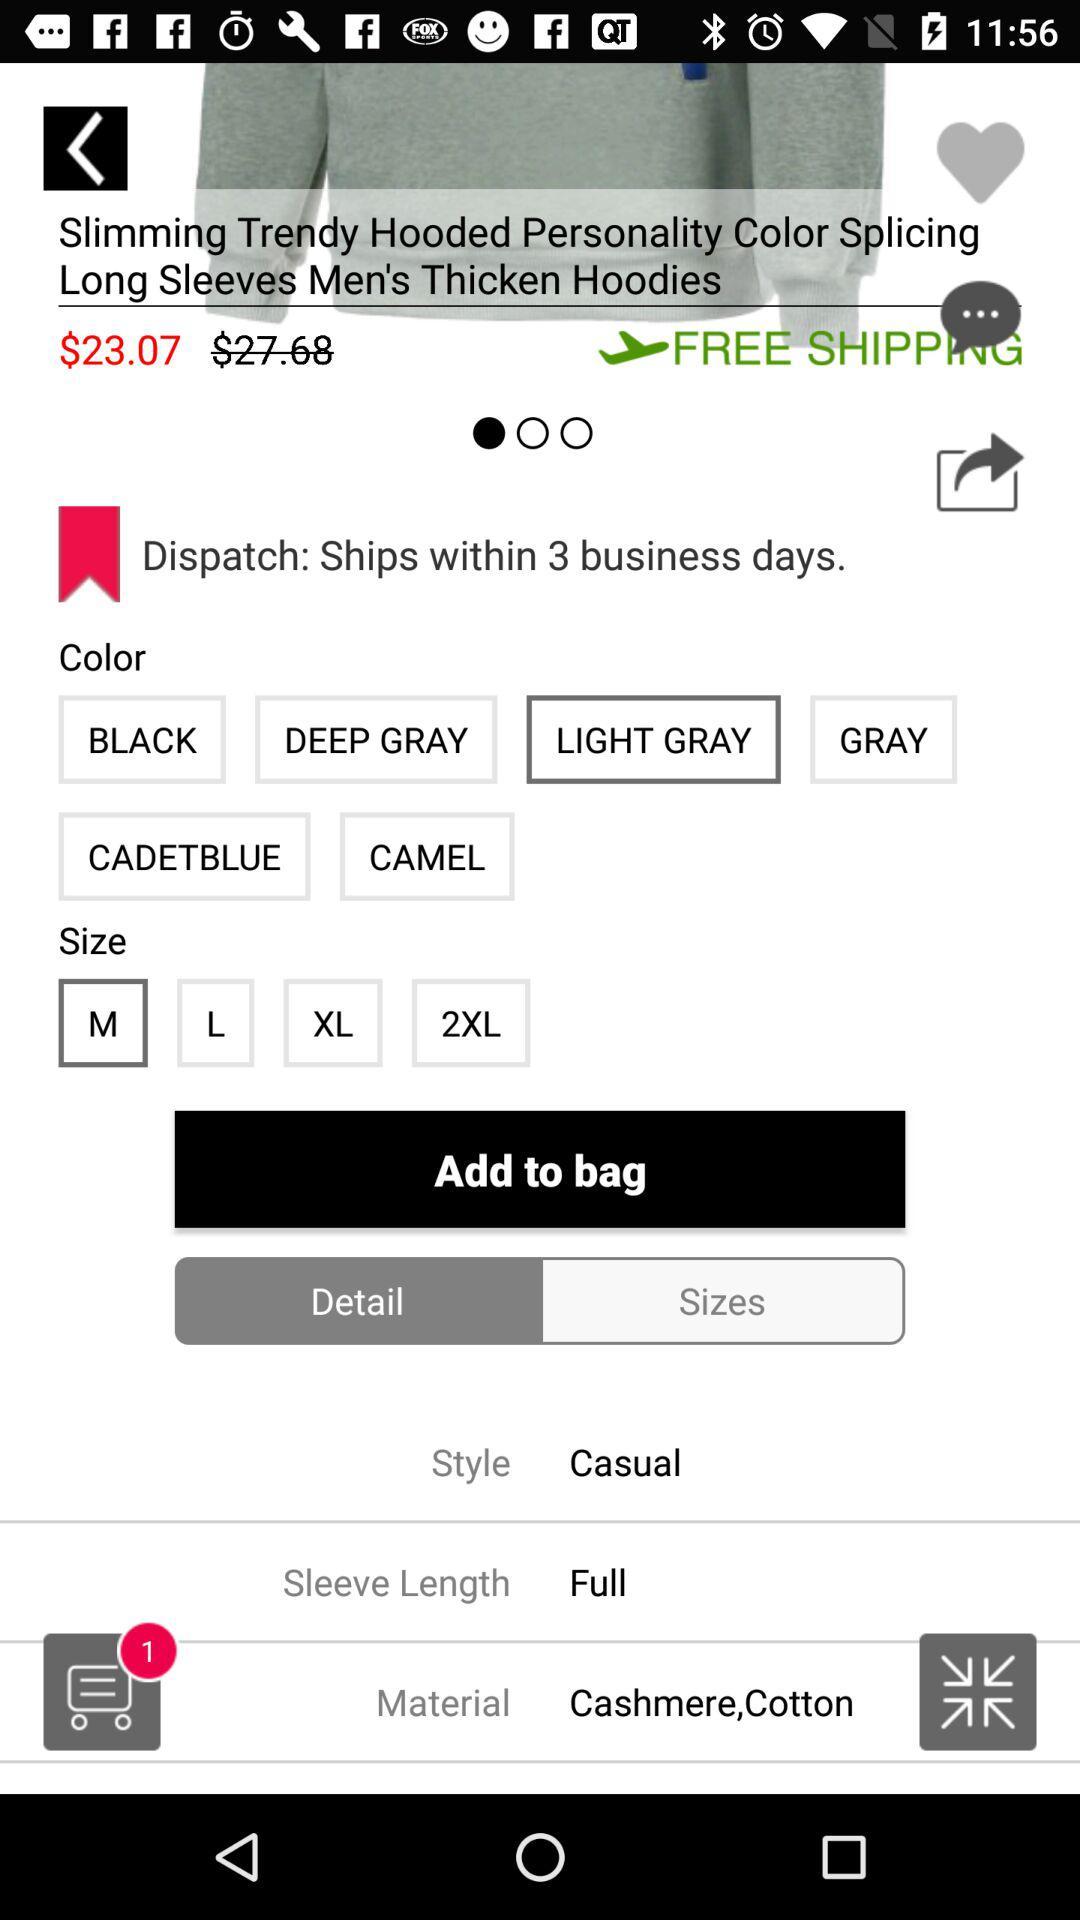  I want to click on the national_flag icon, so click(977, 1691).